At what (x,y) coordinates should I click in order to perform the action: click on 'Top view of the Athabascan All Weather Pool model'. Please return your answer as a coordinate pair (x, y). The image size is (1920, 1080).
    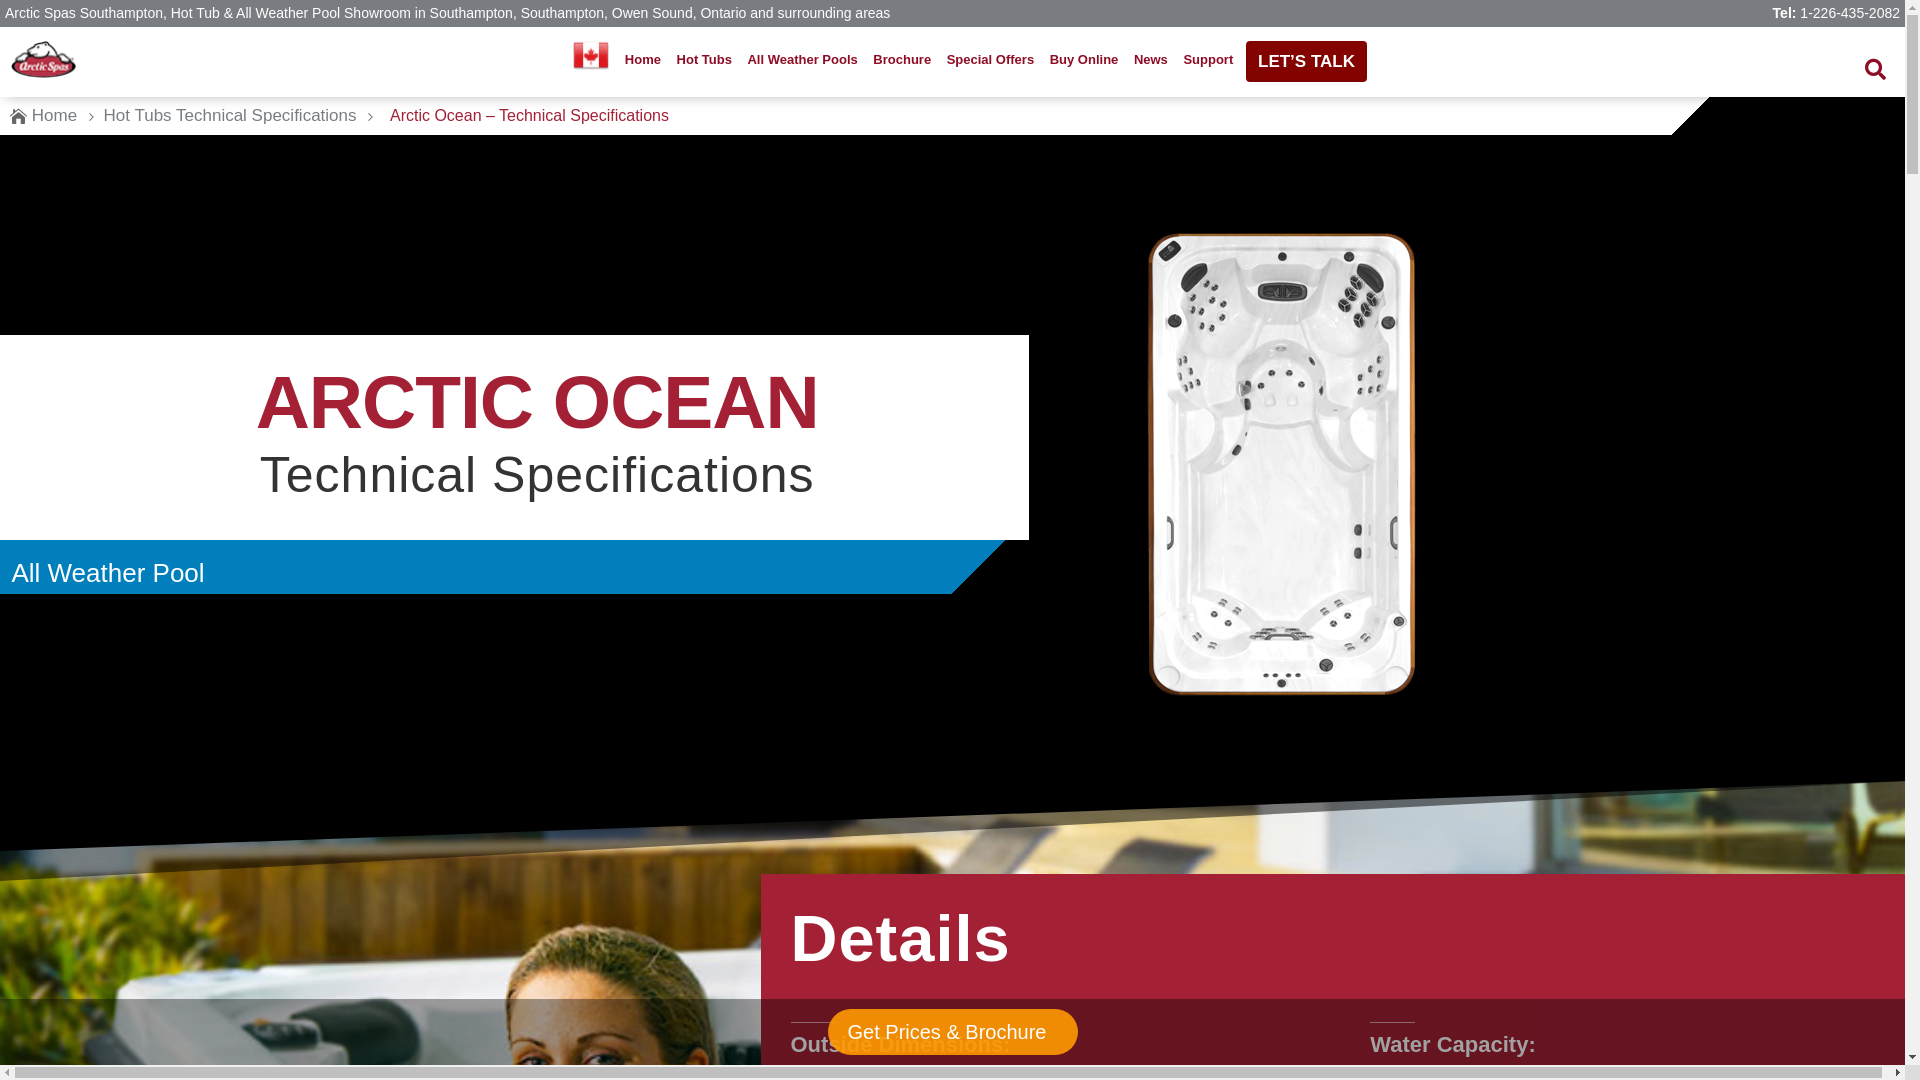
    Looking at the image, I should click on (1281, 463).